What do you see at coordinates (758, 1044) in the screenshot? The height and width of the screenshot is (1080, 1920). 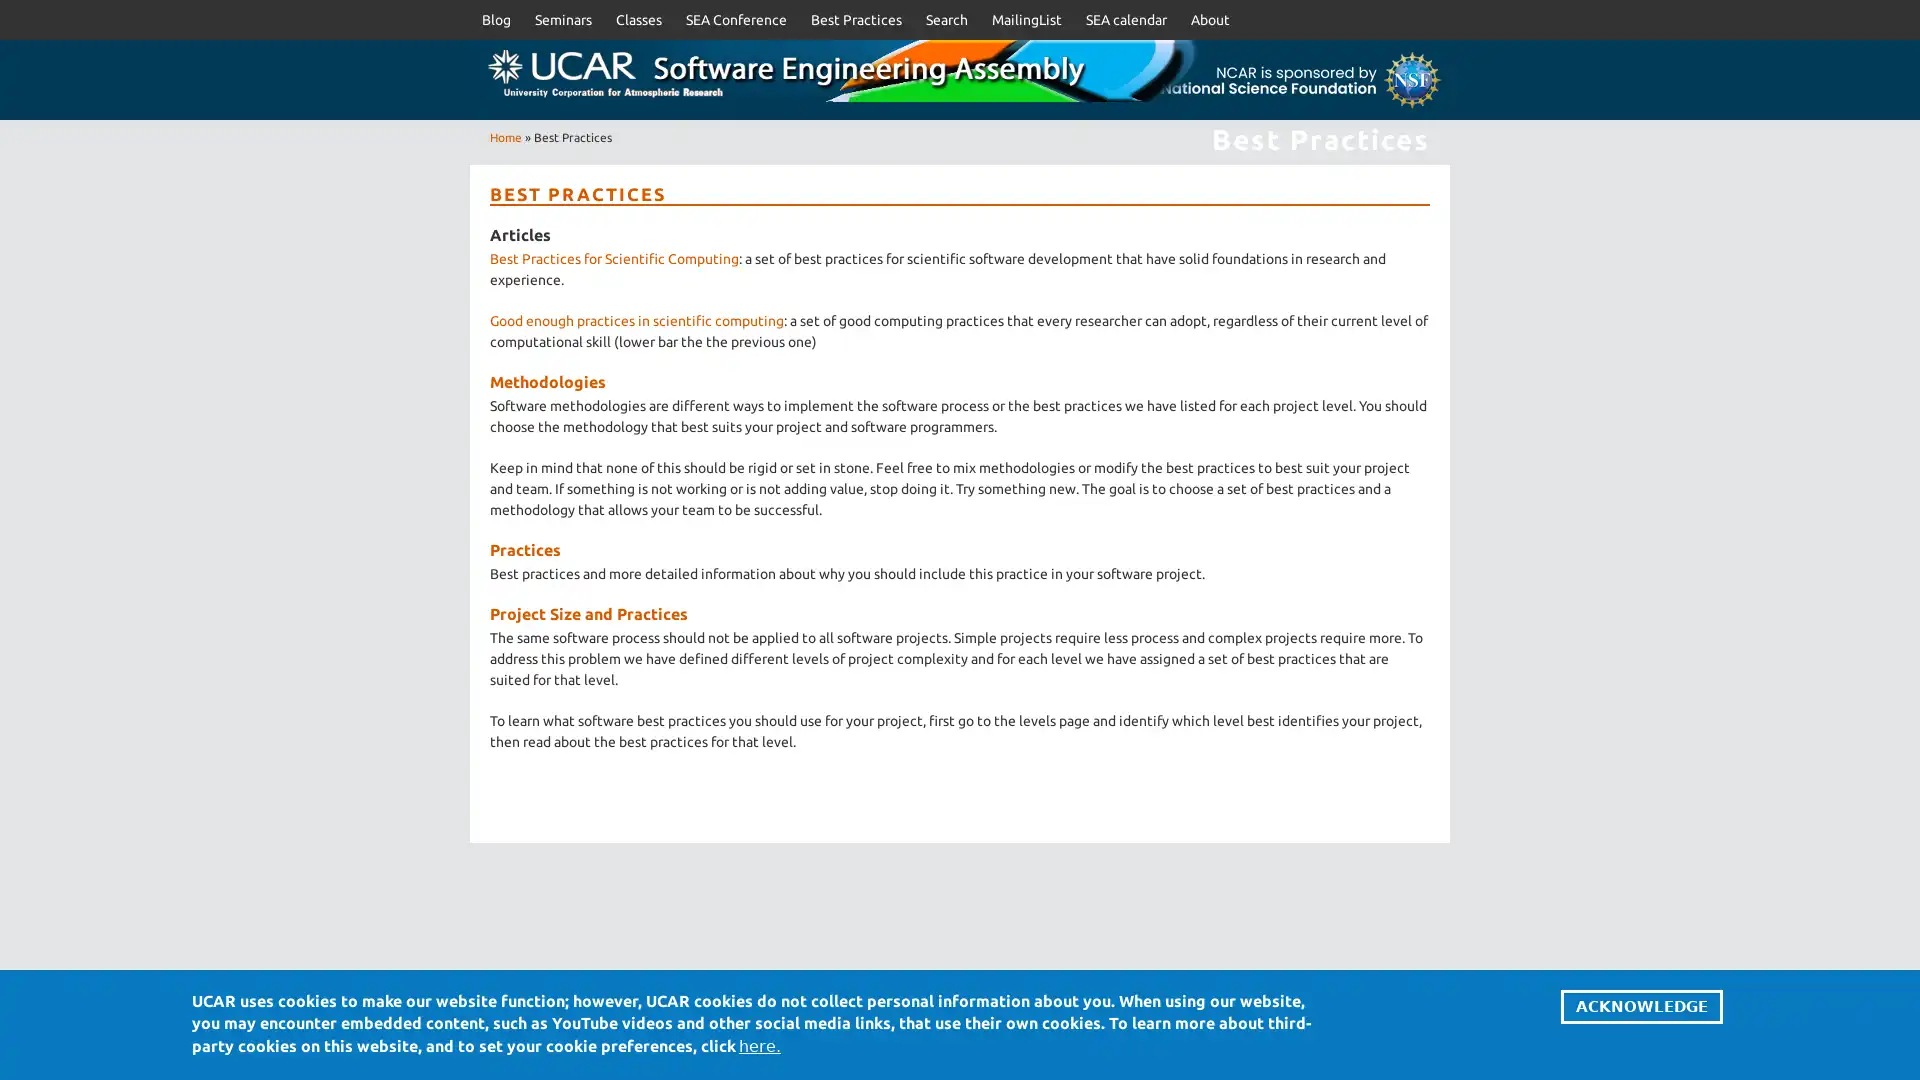 I see `here.` at bounding box center [758, 1044].